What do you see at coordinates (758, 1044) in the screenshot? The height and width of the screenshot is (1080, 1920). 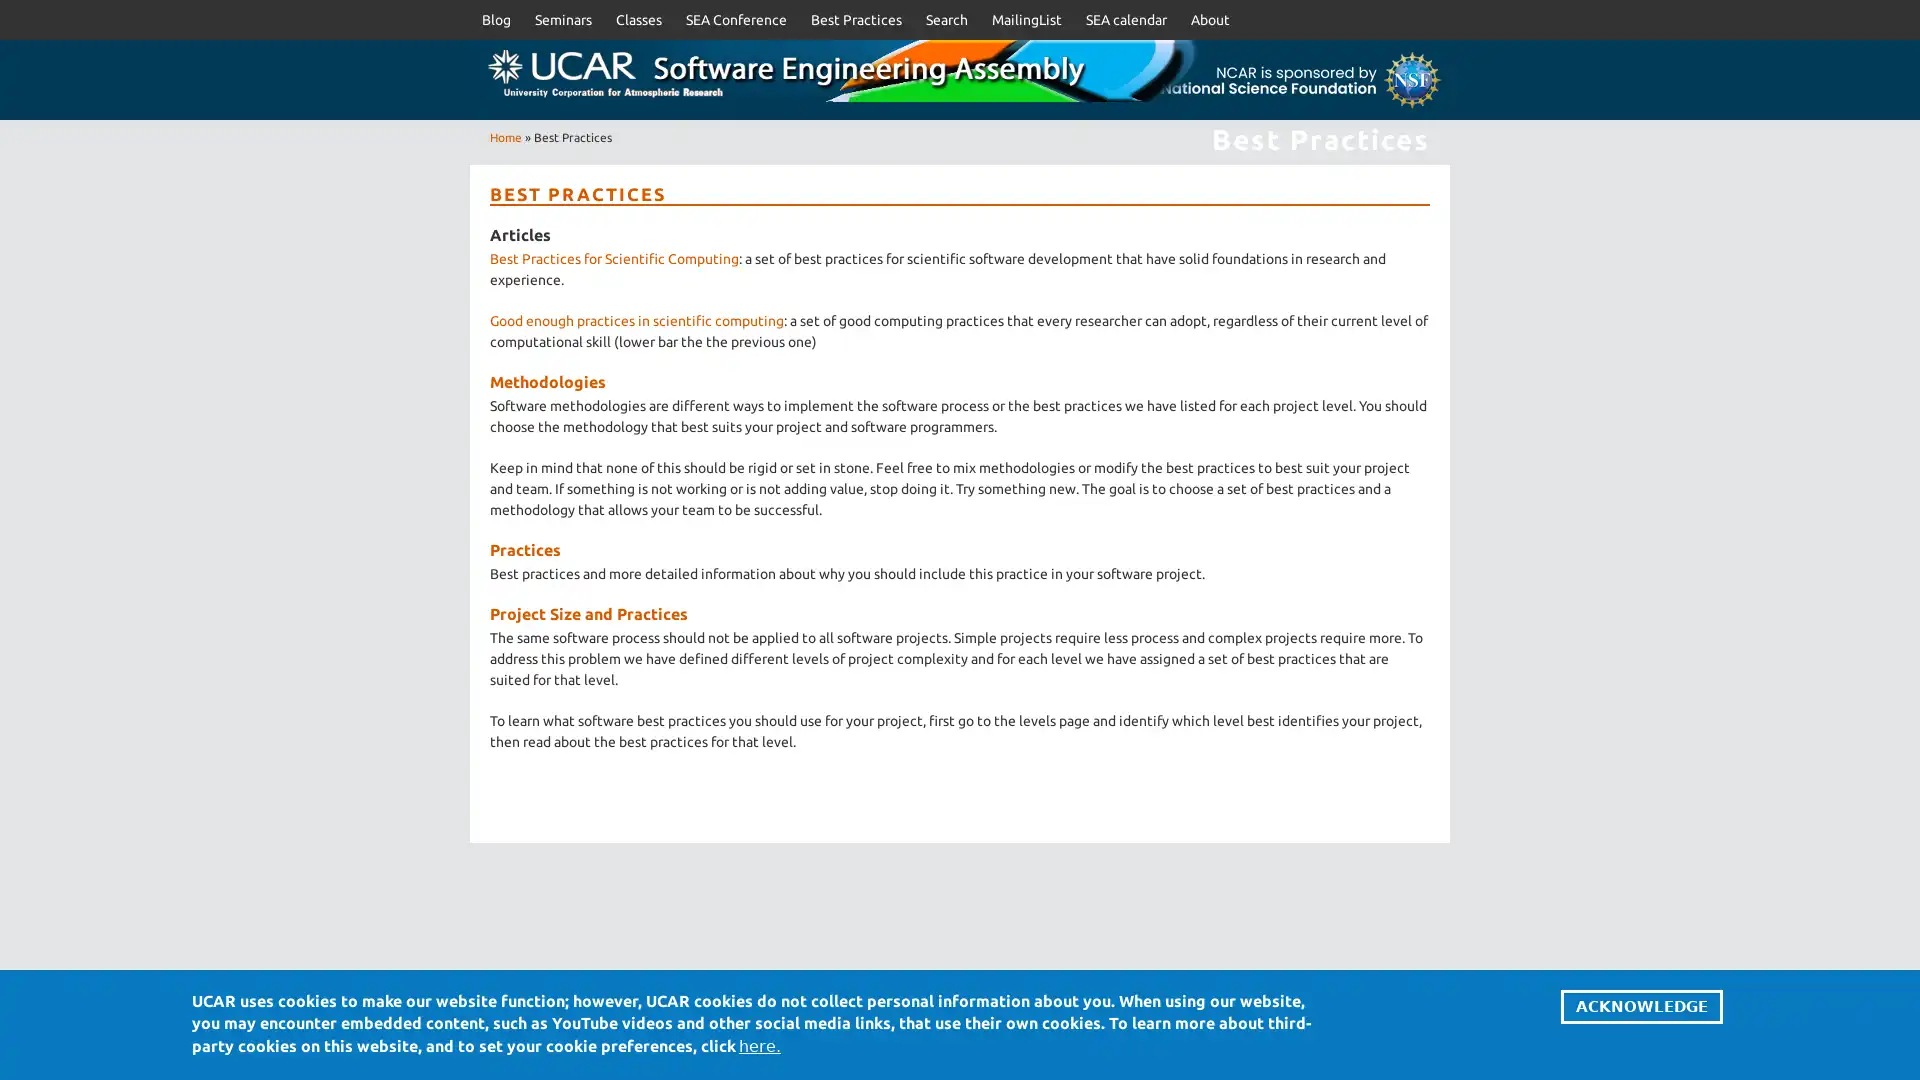 I see `here.` at bounding box center [758, 1044].